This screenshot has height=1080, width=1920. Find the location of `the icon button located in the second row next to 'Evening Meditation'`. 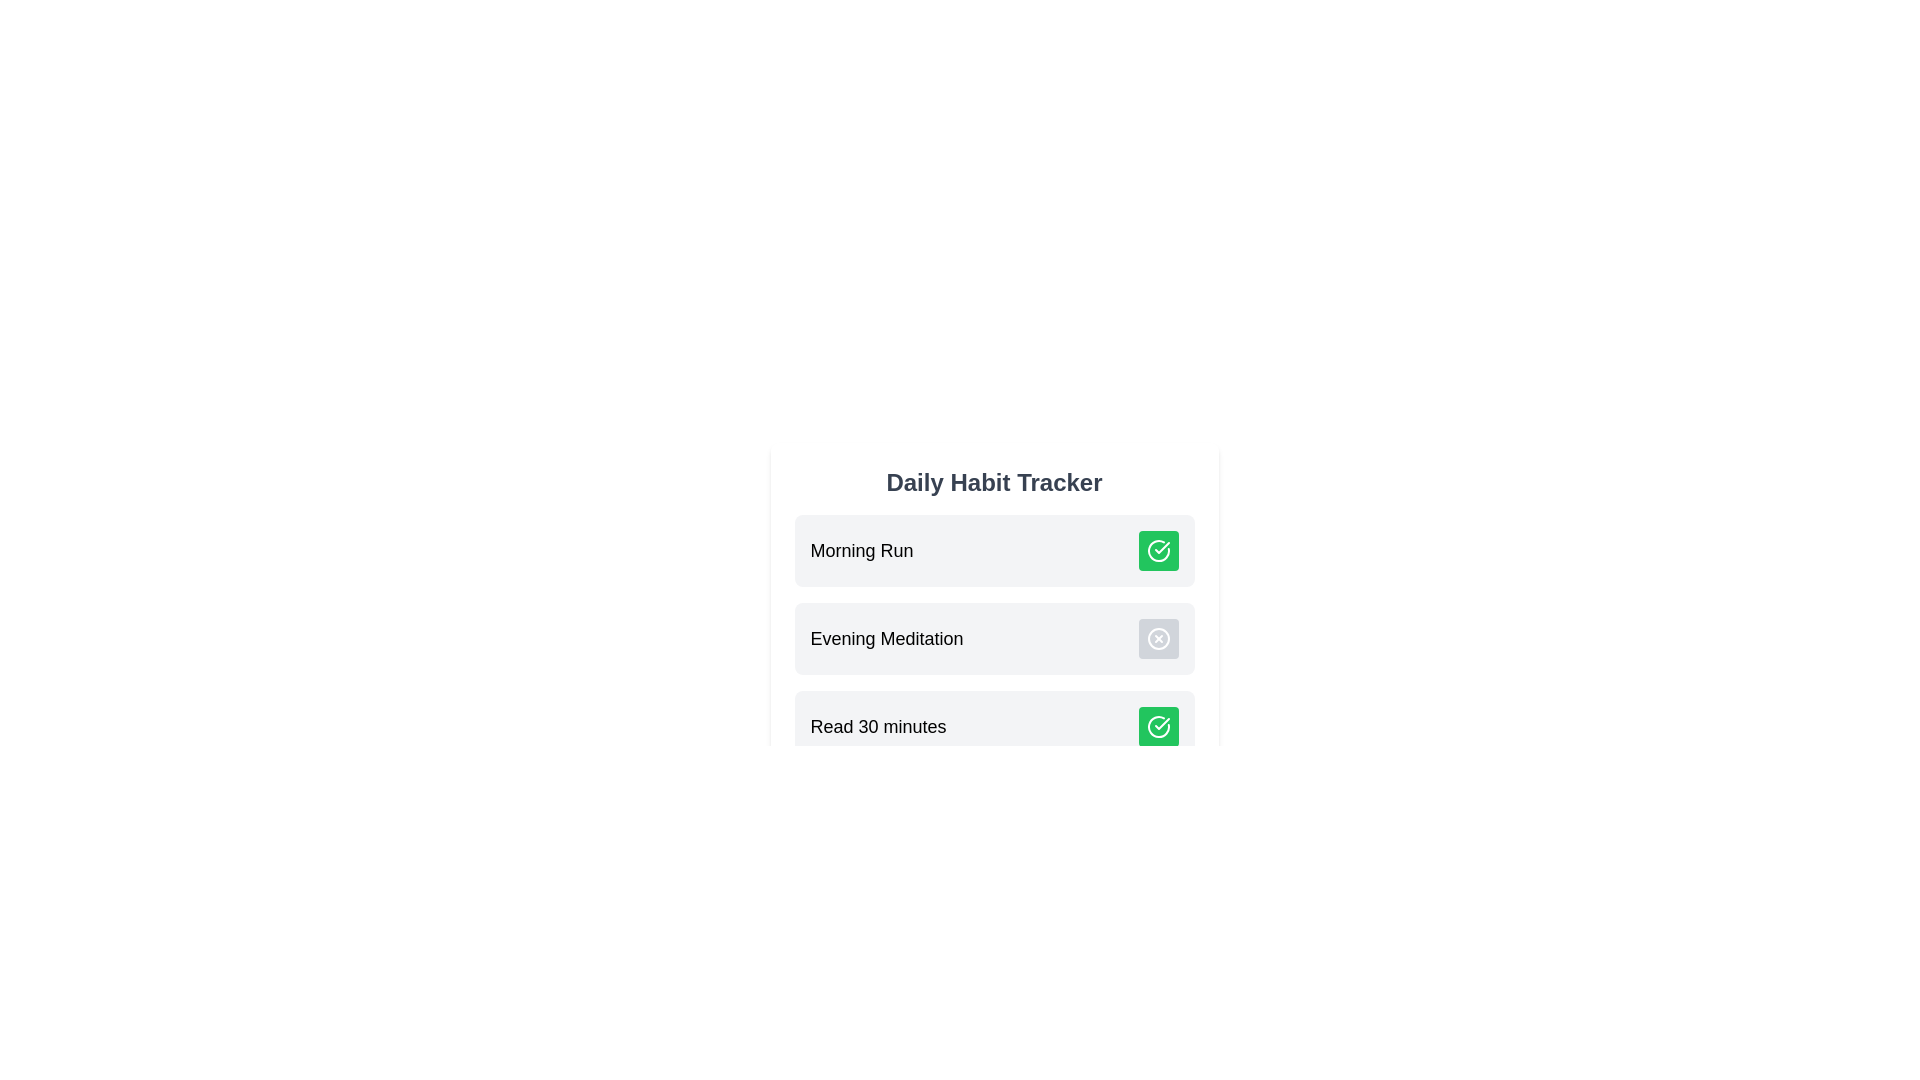

the icon button located in the second row next to 'Evening Meditation' is located at coordinates (1158, 639).